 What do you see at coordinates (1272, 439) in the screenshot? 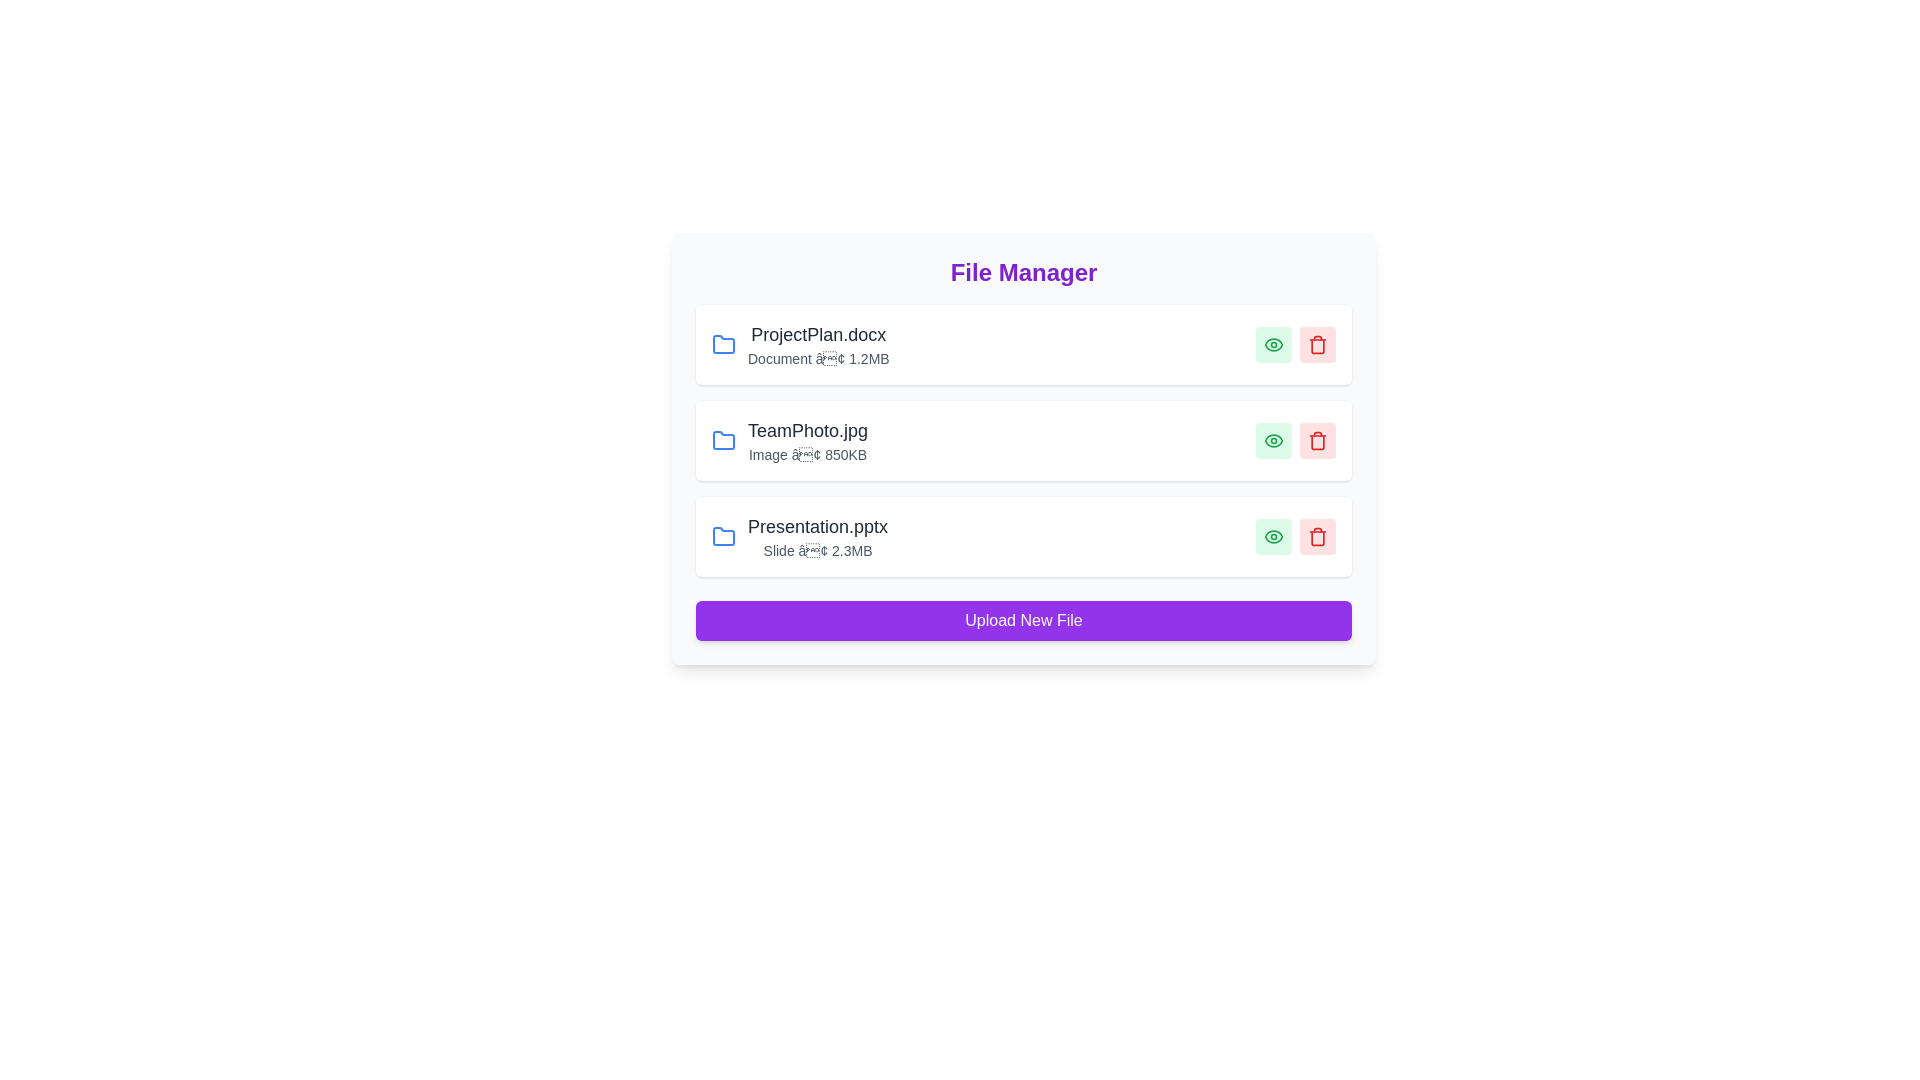
I see `eye icon to view details of the file TeamPhoto.jpg` at bounding box center [1272, 439].